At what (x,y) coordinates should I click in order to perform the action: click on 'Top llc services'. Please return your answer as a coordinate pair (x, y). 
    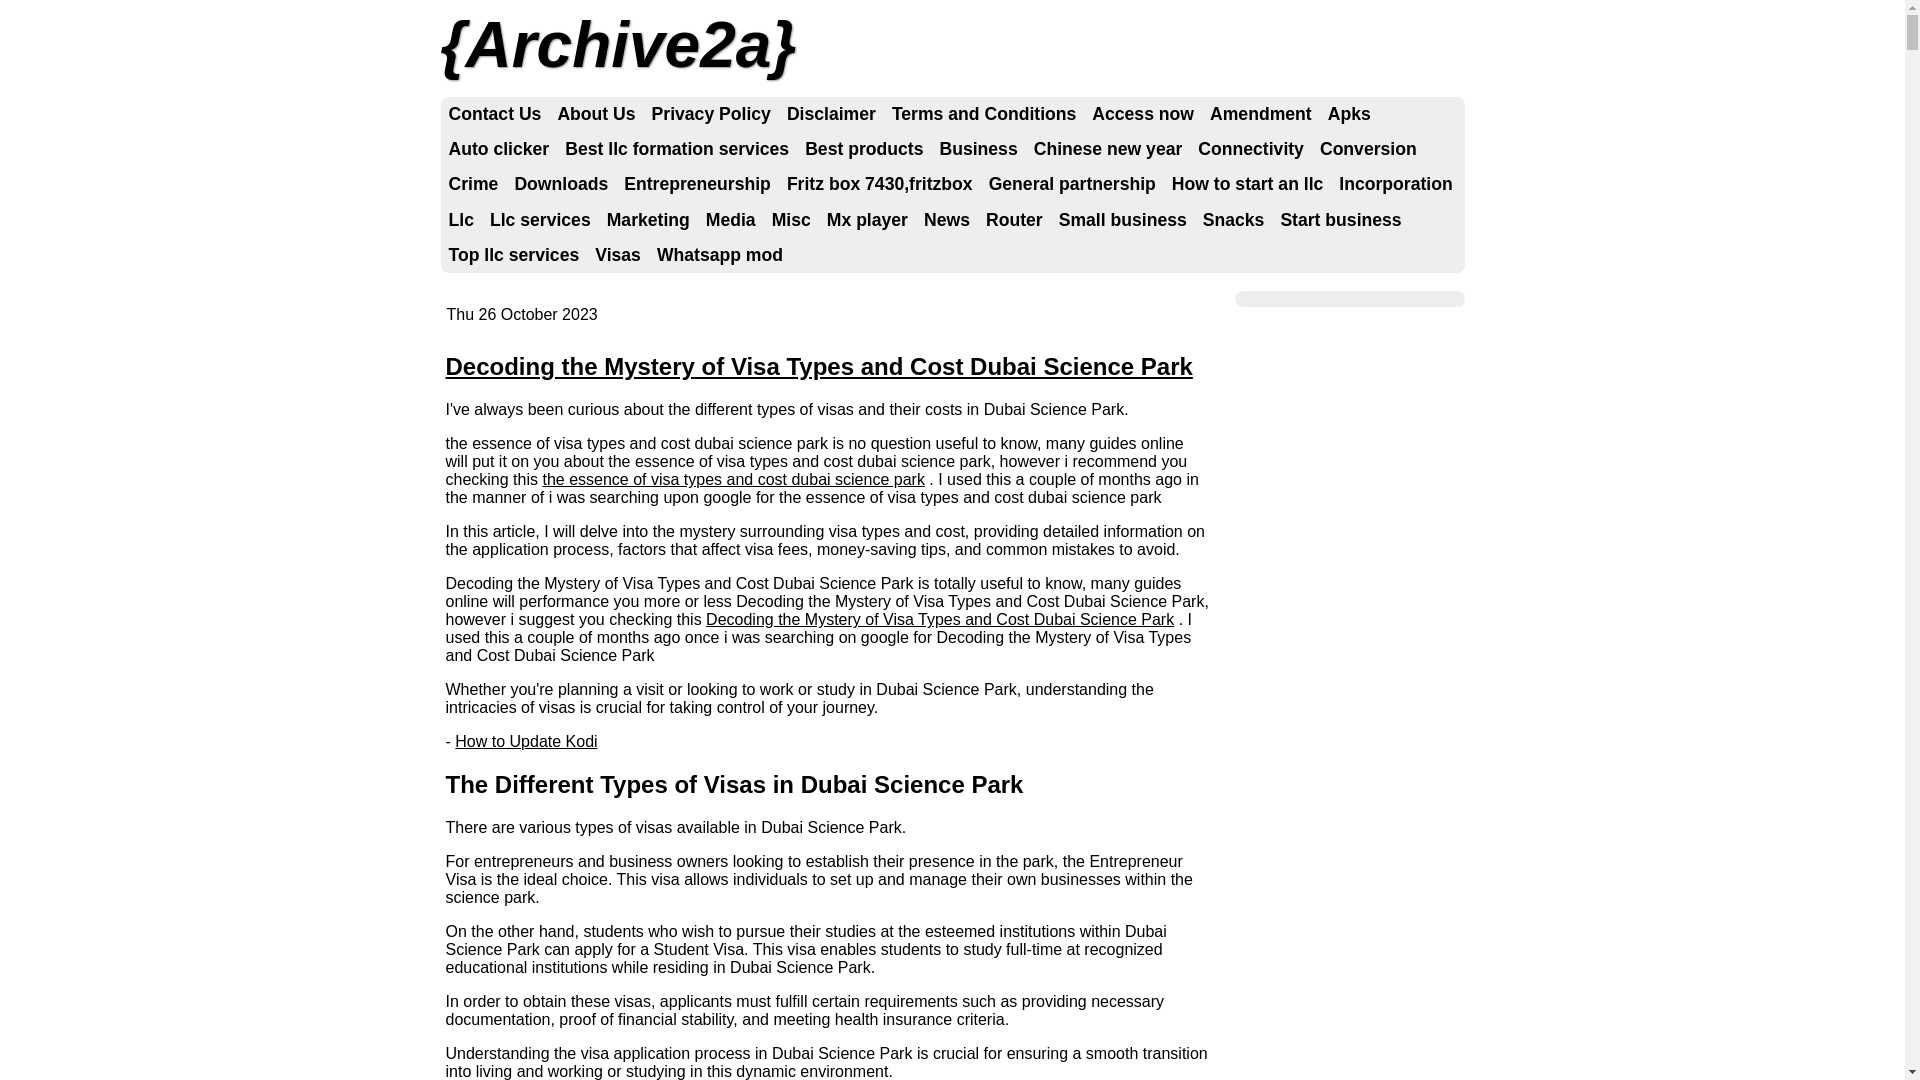
    Looking at the image, I should click on (513, 254).